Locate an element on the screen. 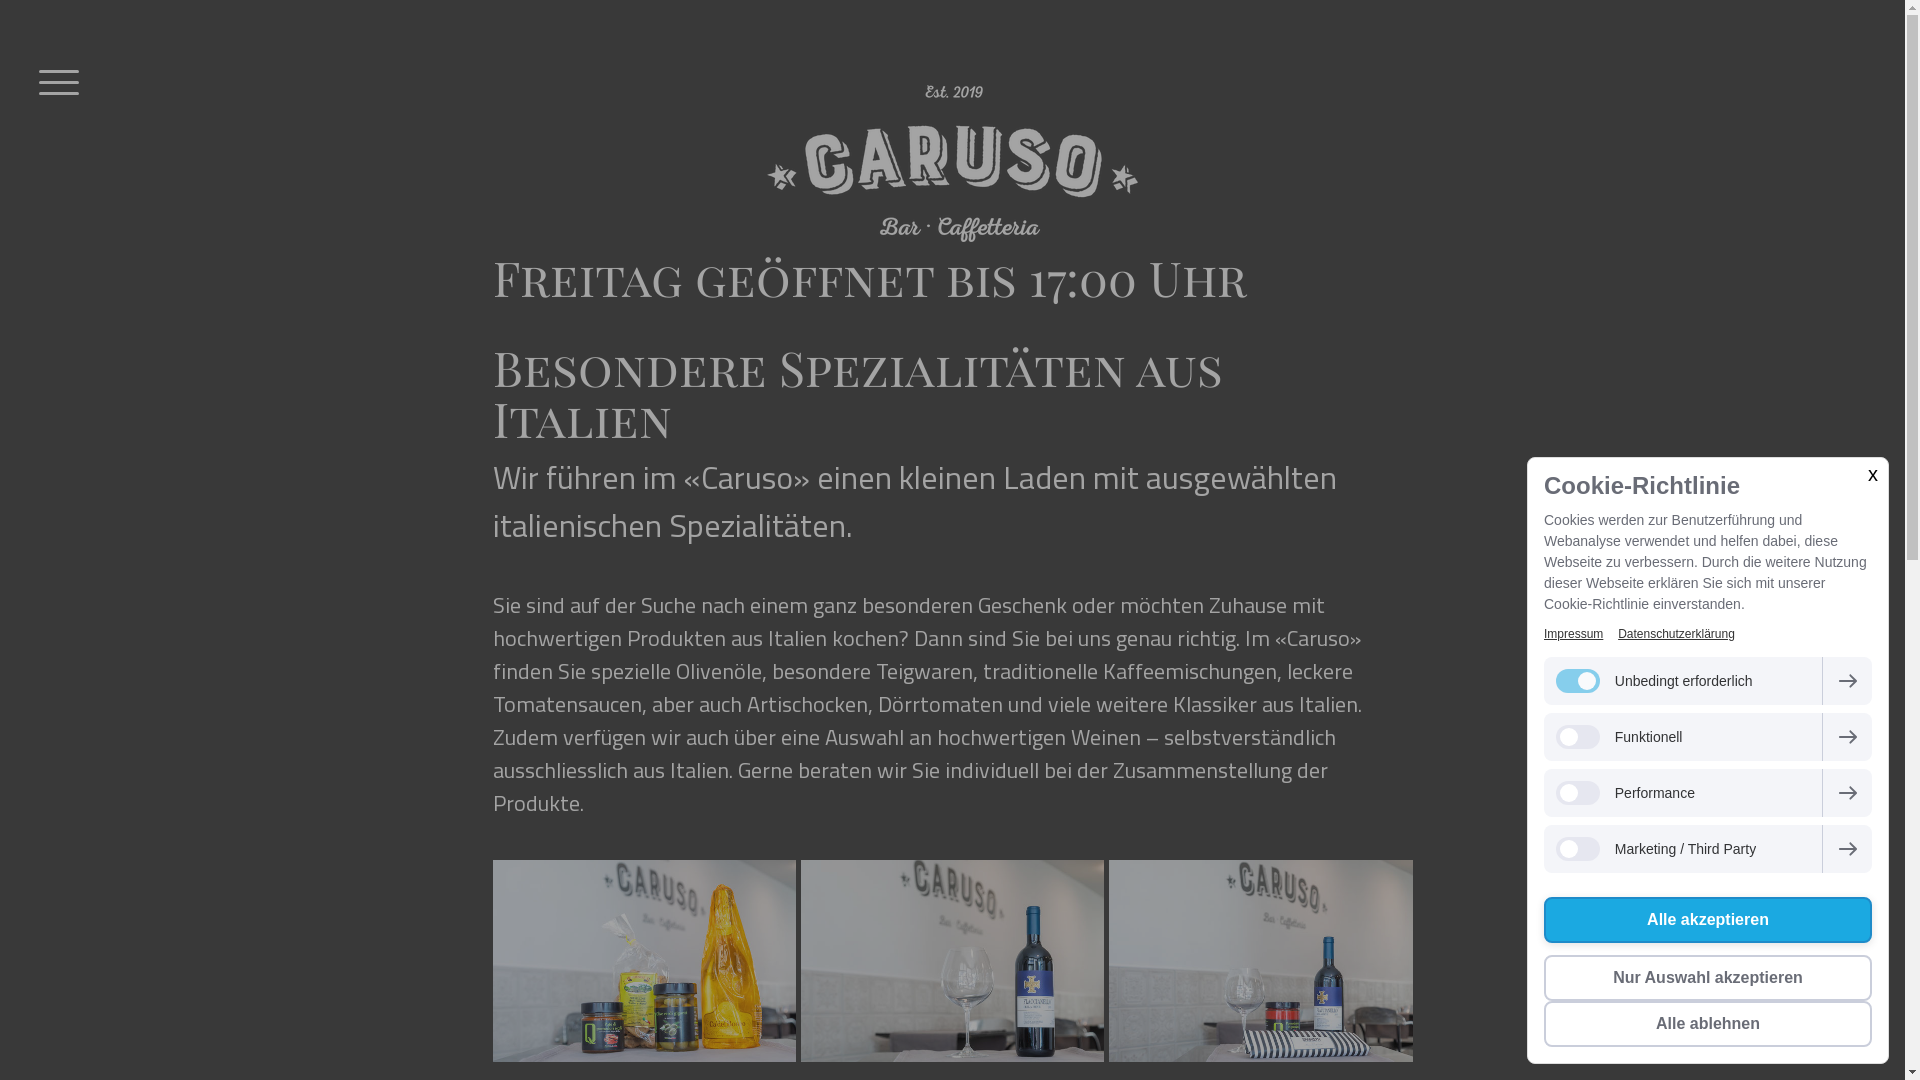 Image resolution: width=1920 pixels, height=1080 pixels. 'Impressum' is located at coordinates (1572, 633).